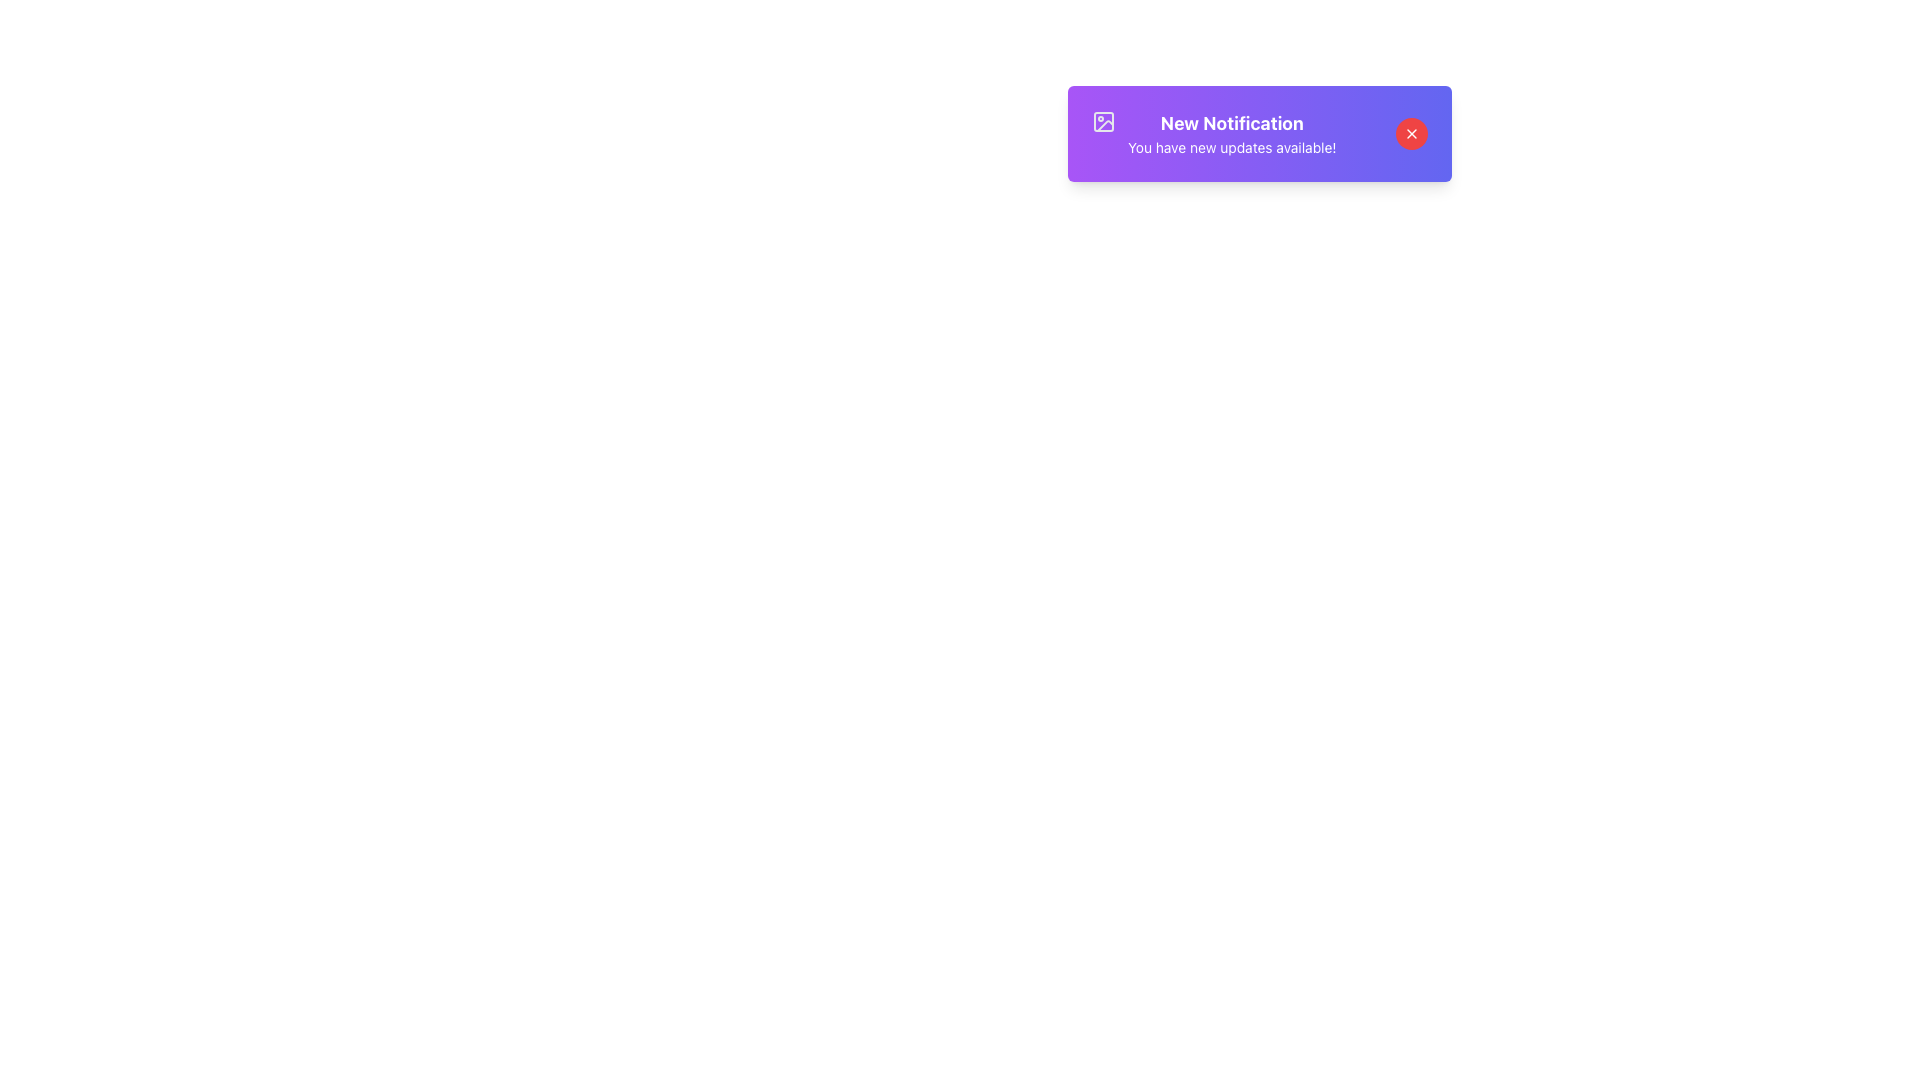 This screenshot has height=1080, width=1920. What do you see at coordinates (1103, 122) in the screenshot?
I see `the icon located on the leftmost side of the notification component that represents an image or graphical content, adjacent to the text 'New Notification'` at bounding box center [1103, 122].